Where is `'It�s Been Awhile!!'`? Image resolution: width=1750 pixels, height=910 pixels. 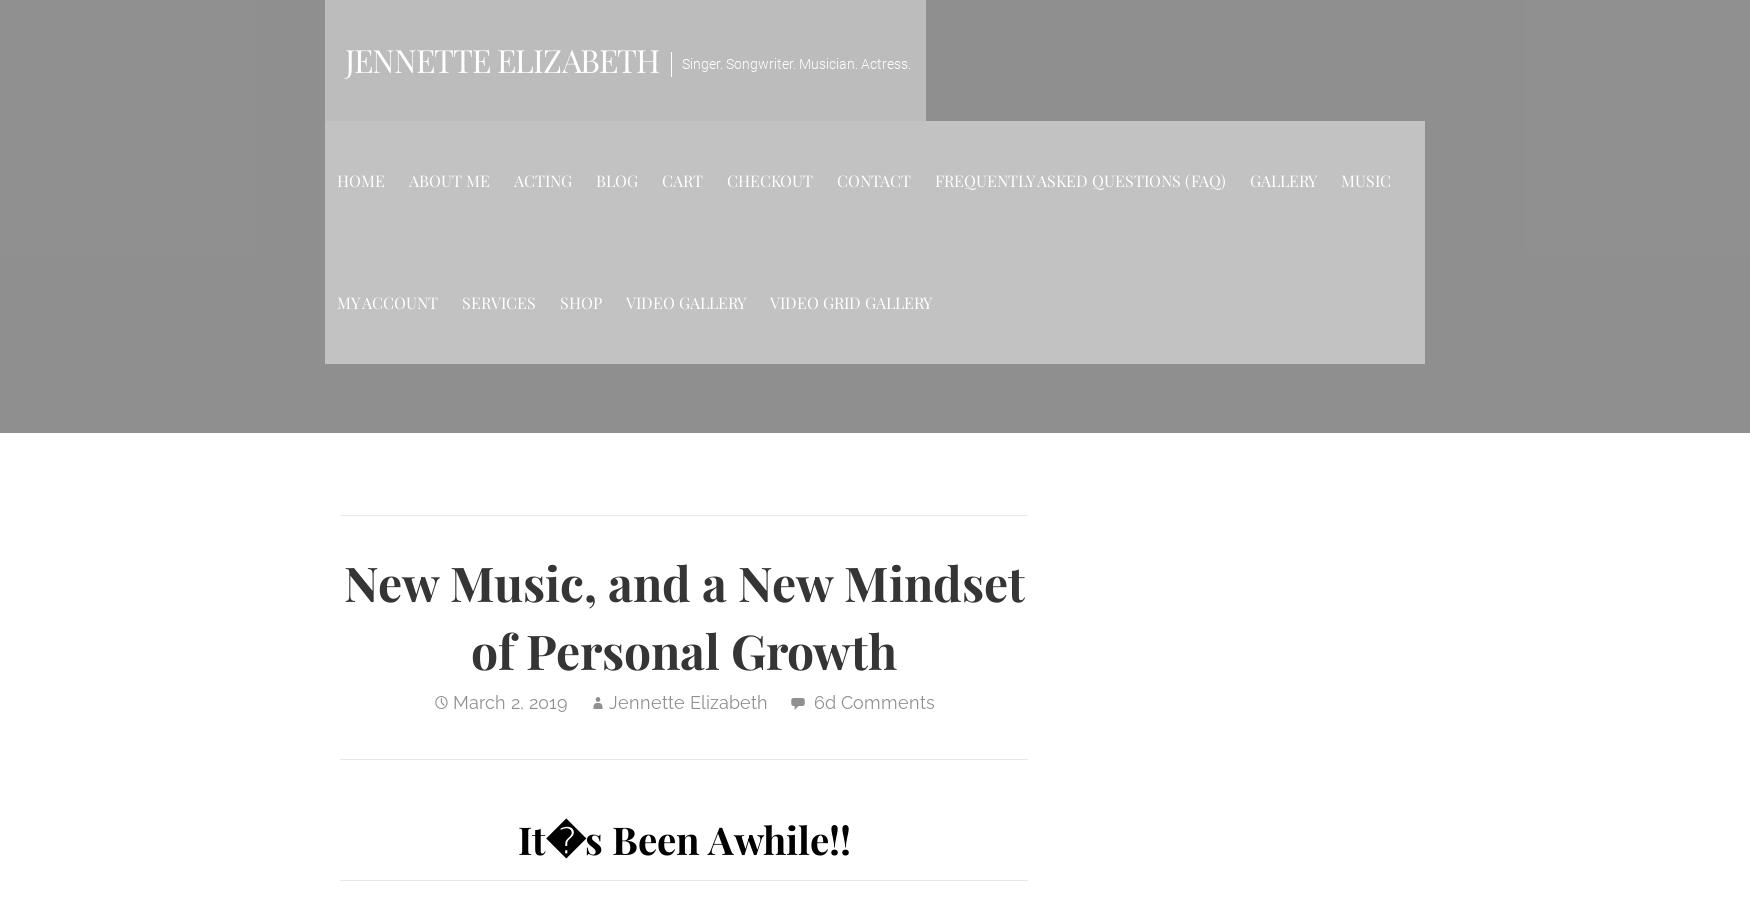
'It�s Been Awhile!!' is located at coordinates (682, 839).